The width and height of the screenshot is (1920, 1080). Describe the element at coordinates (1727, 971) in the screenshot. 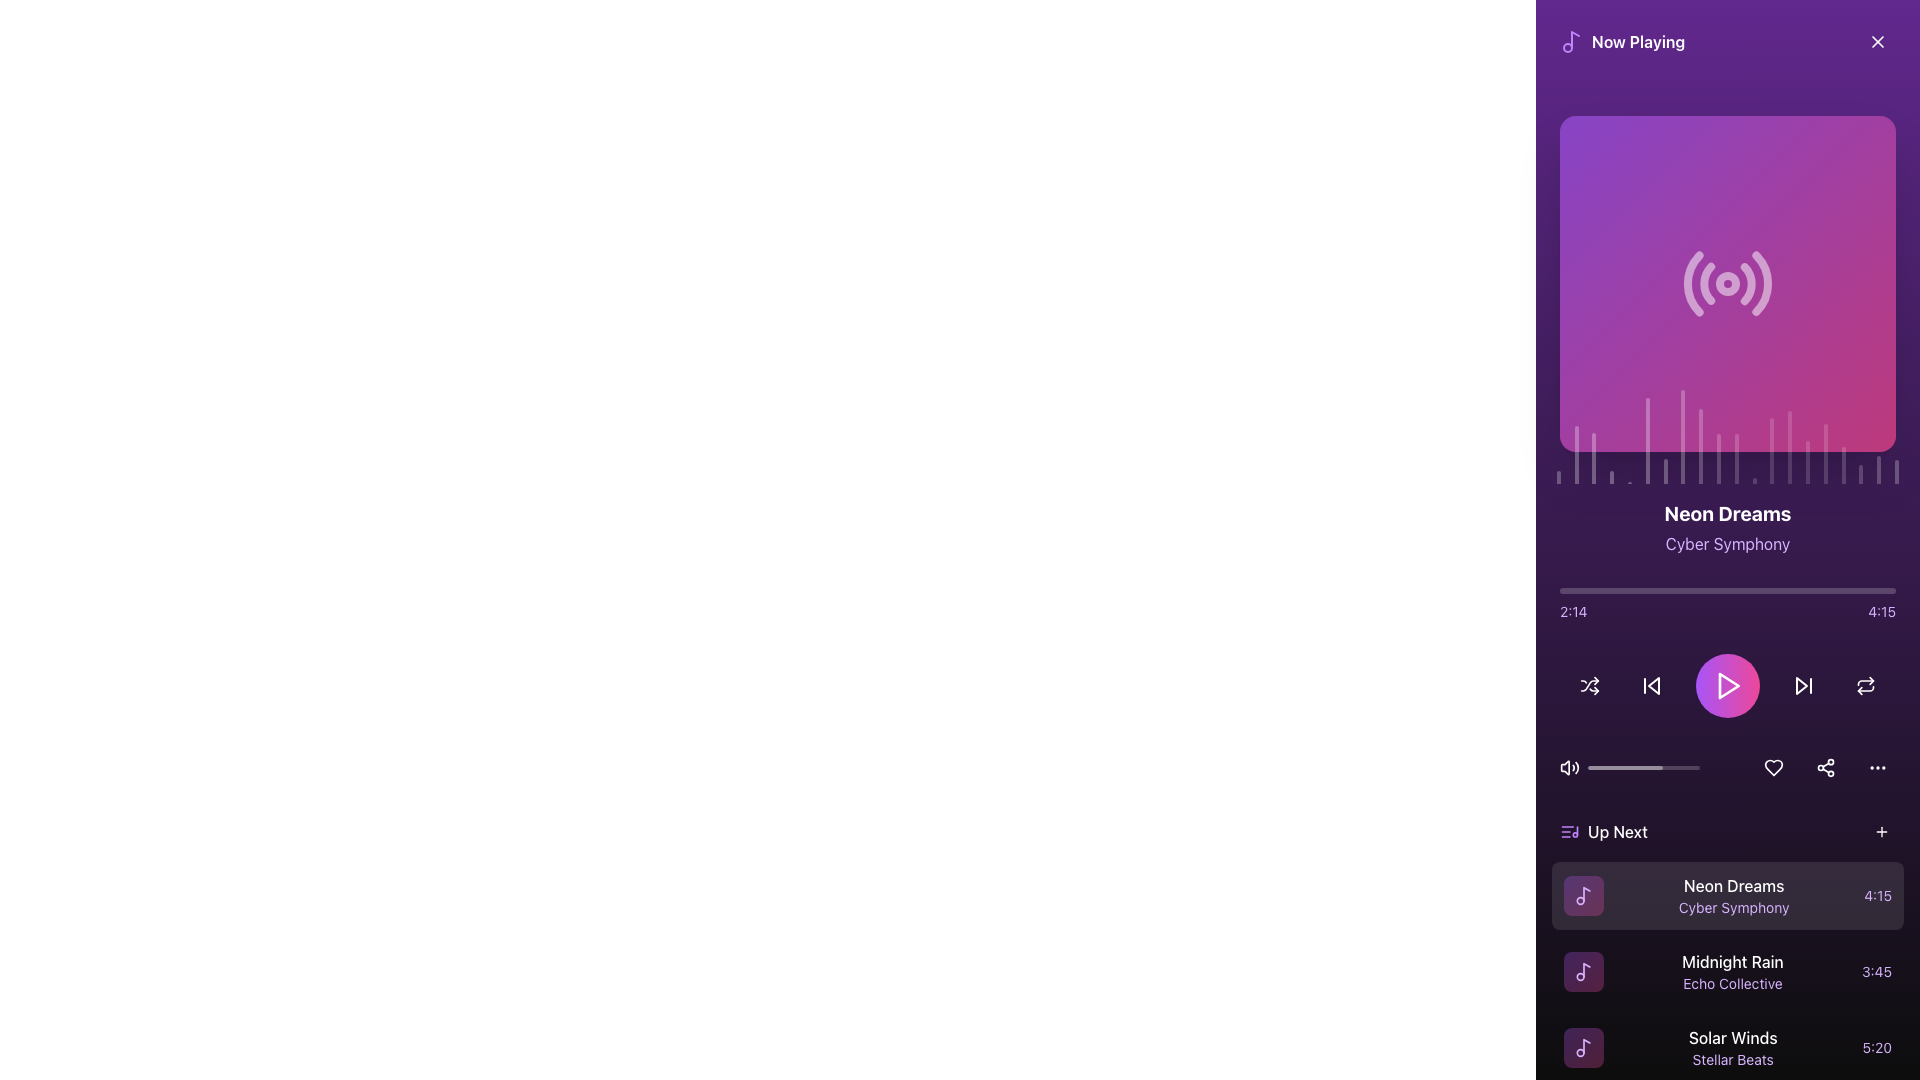

I see `the second list item in the 'Up Next' section` at that location.